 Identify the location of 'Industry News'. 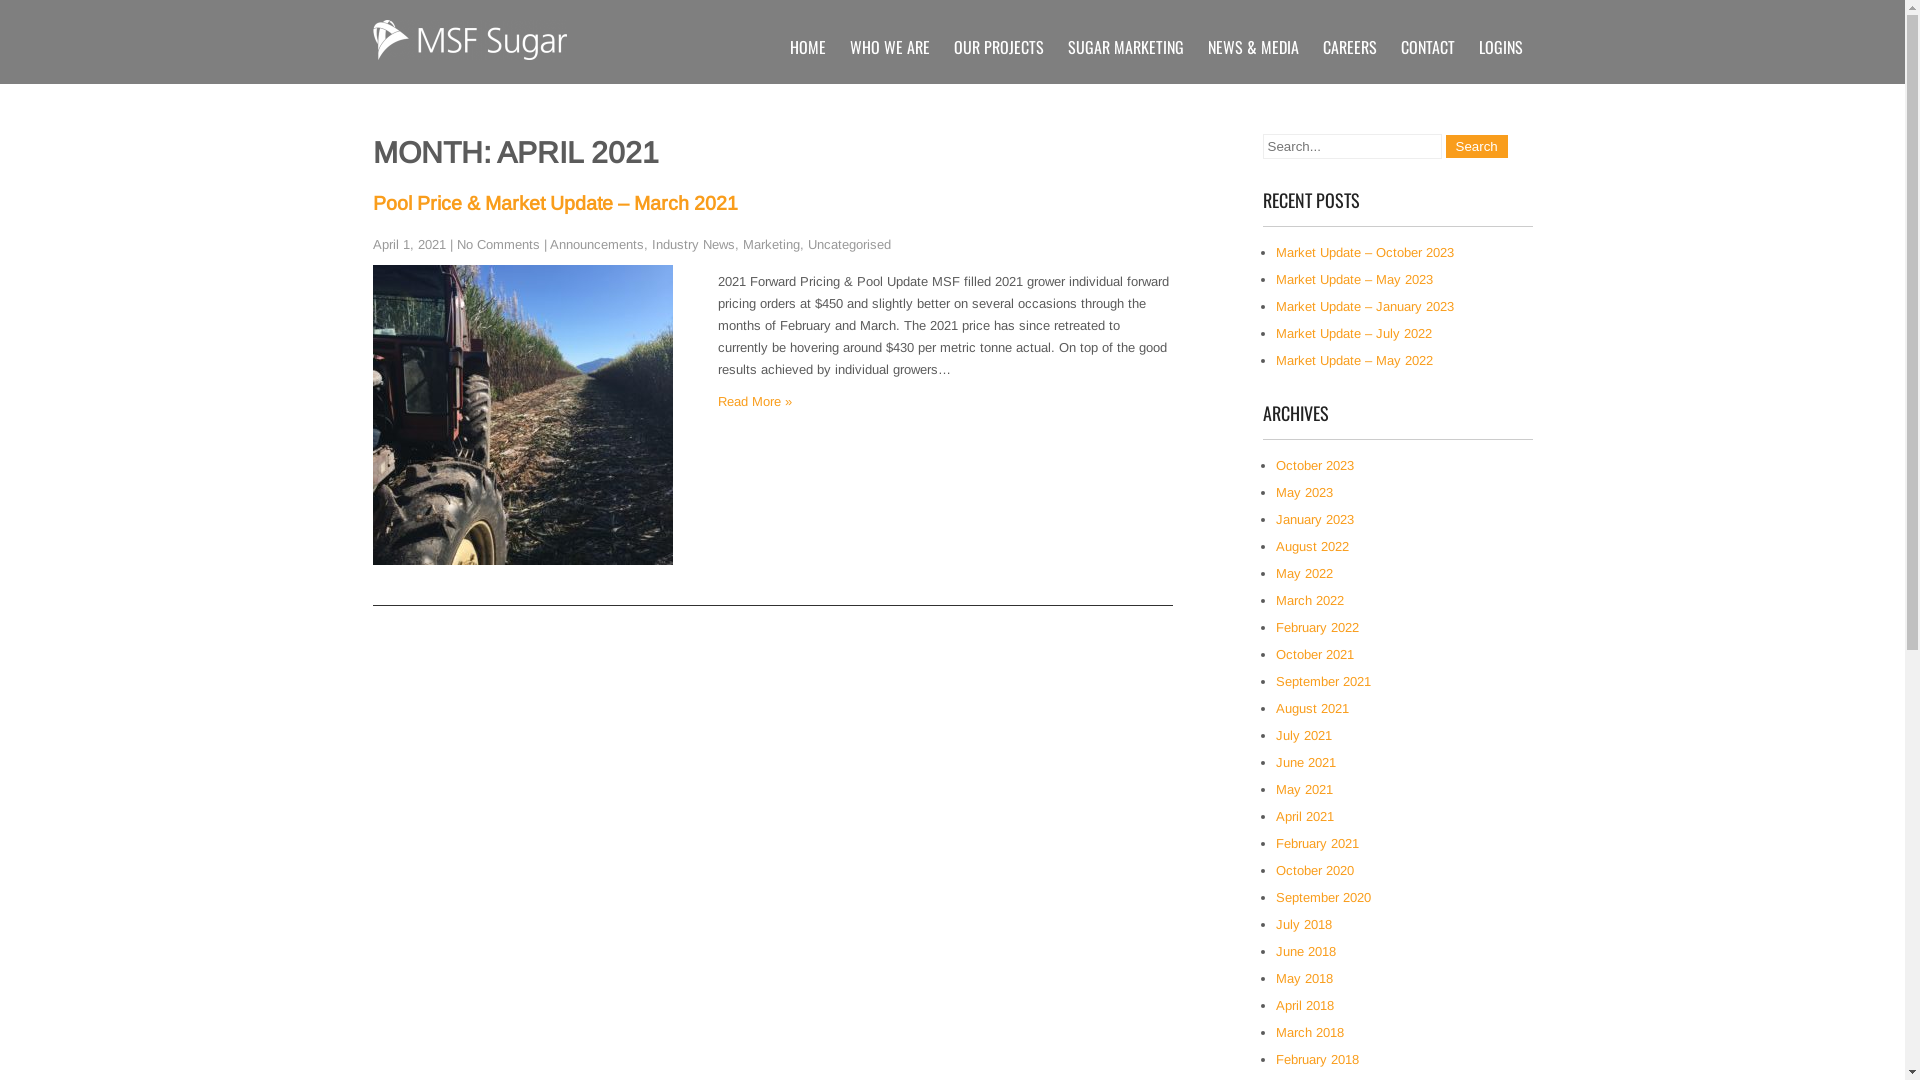
(693, 243).